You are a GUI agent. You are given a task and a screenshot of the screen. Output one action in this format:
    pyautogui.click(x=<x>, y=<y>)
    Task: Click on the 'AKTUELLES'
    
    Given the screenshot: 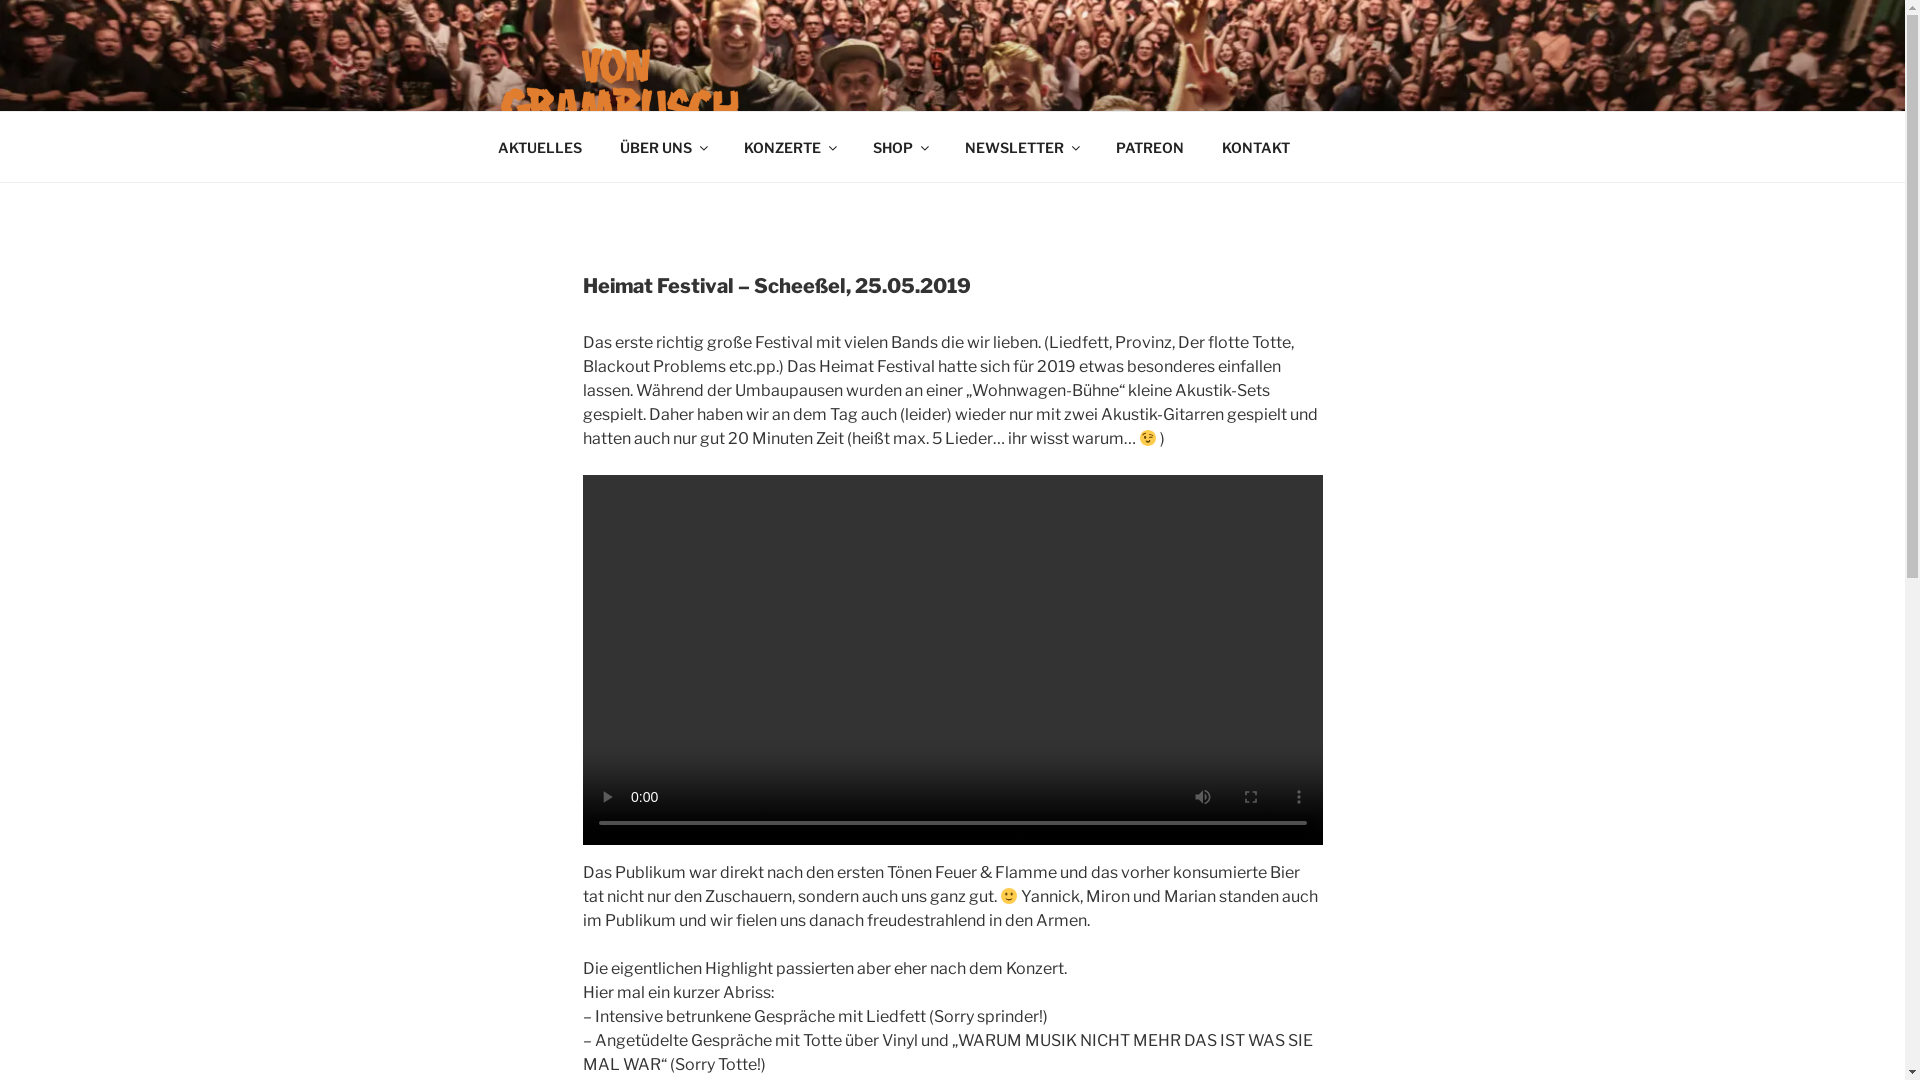 What is the action you would take?
    pyautogui.click(x=539, y=145)
    